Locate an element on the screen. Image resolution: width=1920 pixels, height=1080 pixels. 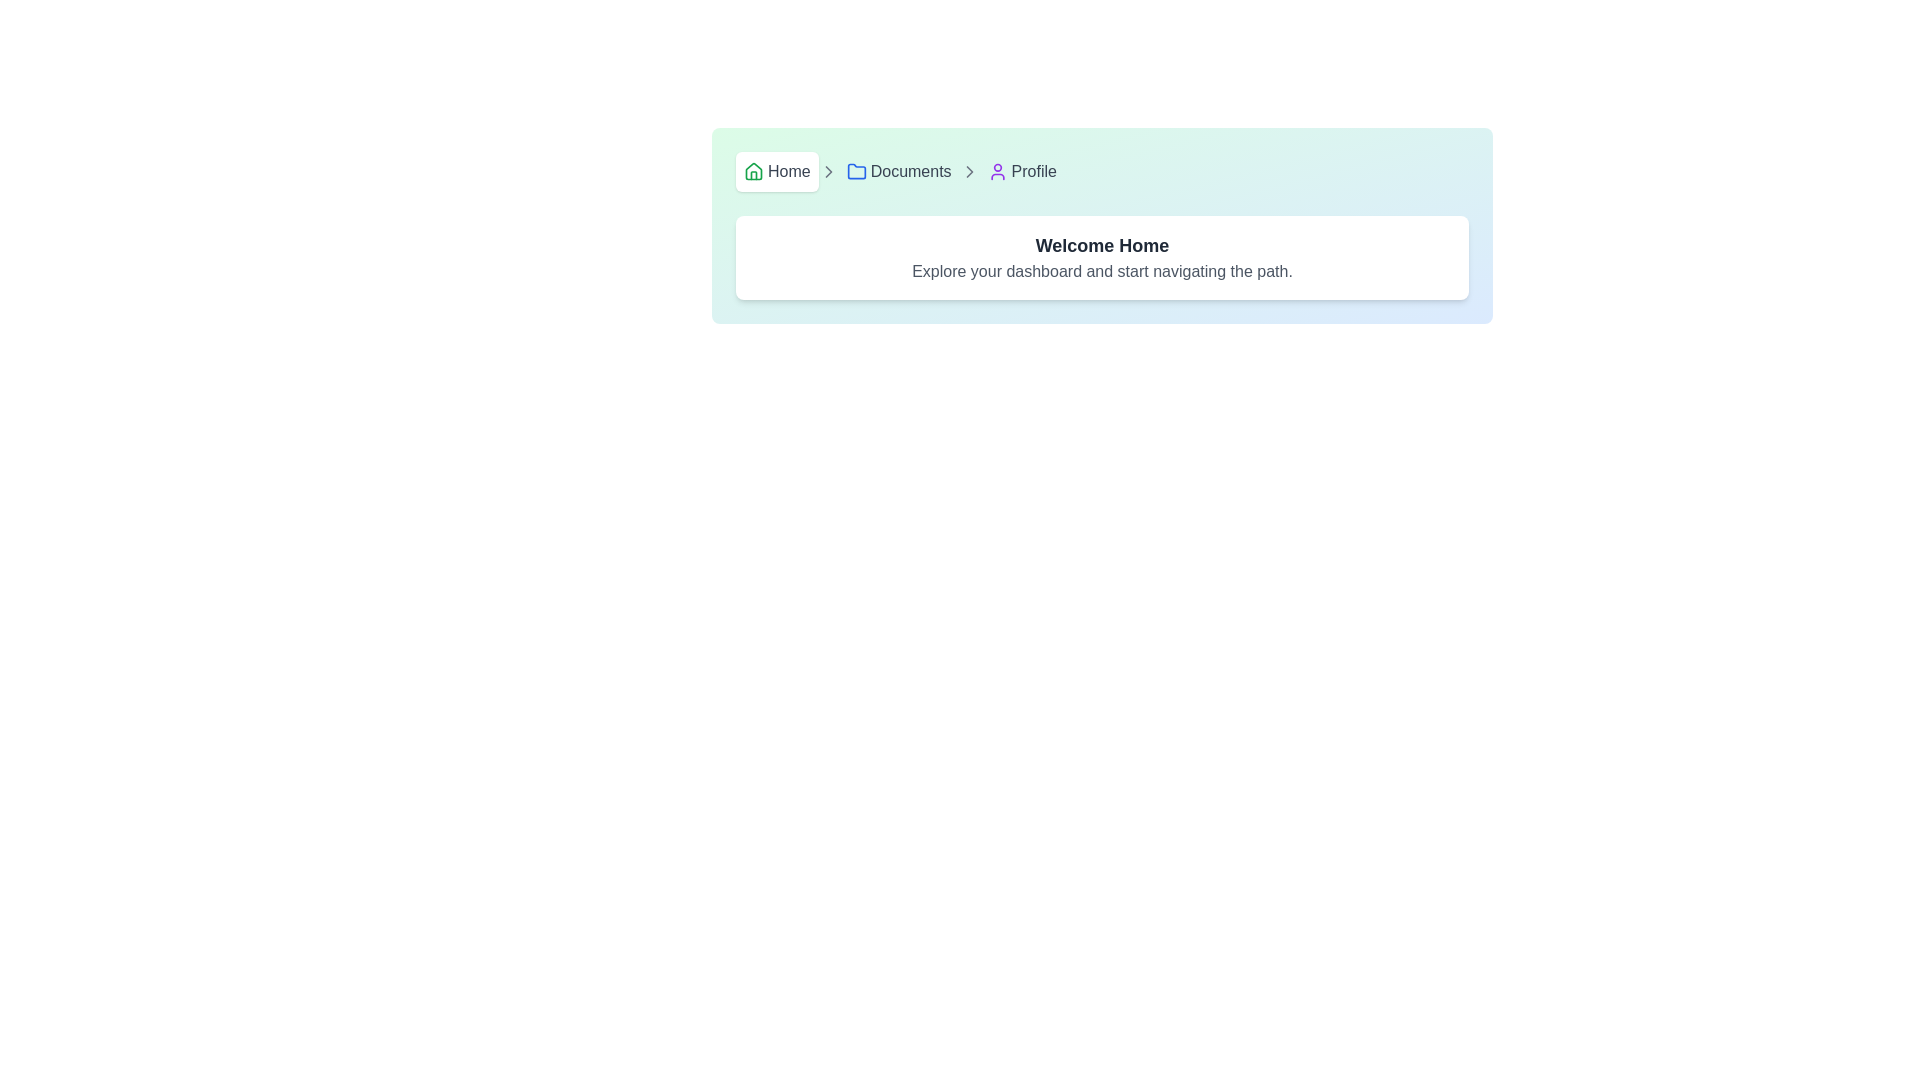
the 'Profile' text label, which is part of the navigation breadcrumb trail and is positioned near a purple user icon is located at coordinates (1033, 171).